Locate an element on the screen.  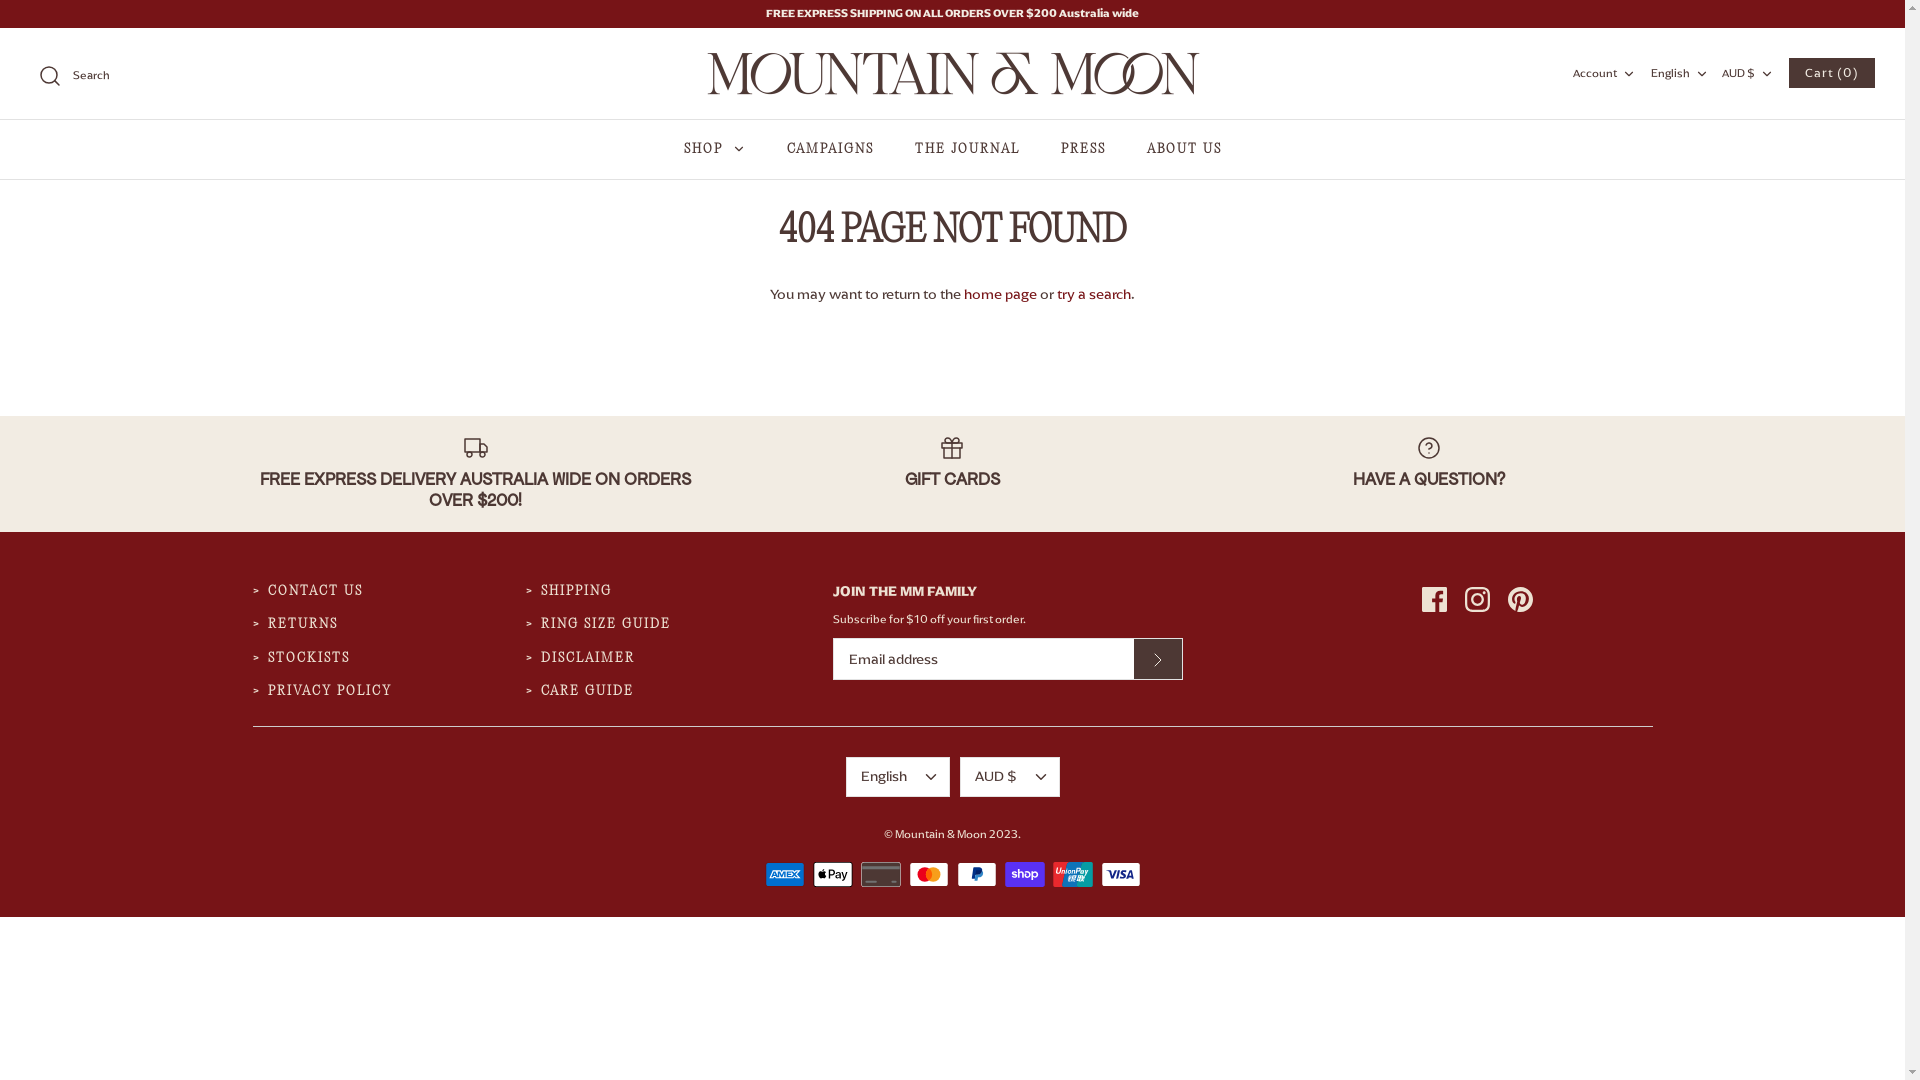
'Mountain & Moon ' is located at coordinates (950, 72).